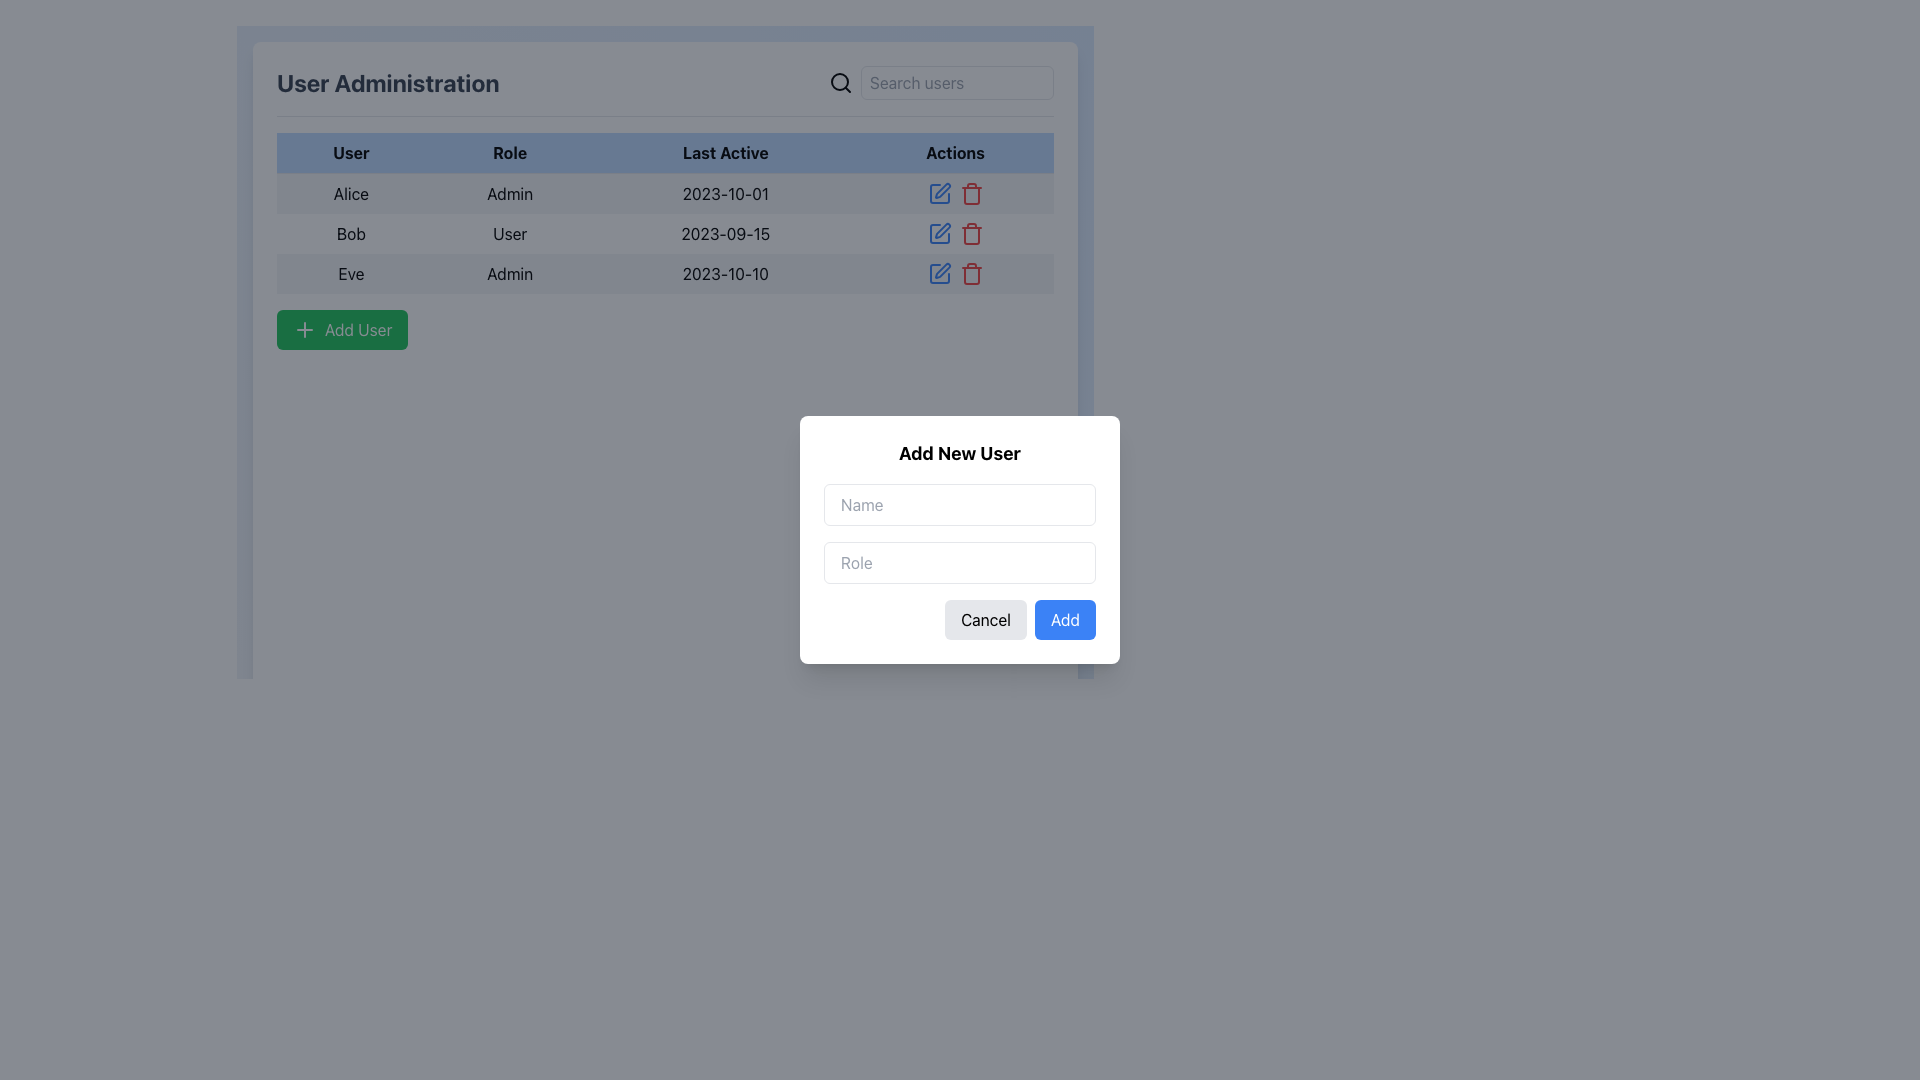 This screenshot has height=1080, width=1920. What do you see at coordinates (510, 152) in the screenshot?
I see `the 'Role' table header, which is styled with a bold font and a blue background, located between the 'User' and 'Last Active' headers in the user details table` at bounding box center [510, 152].